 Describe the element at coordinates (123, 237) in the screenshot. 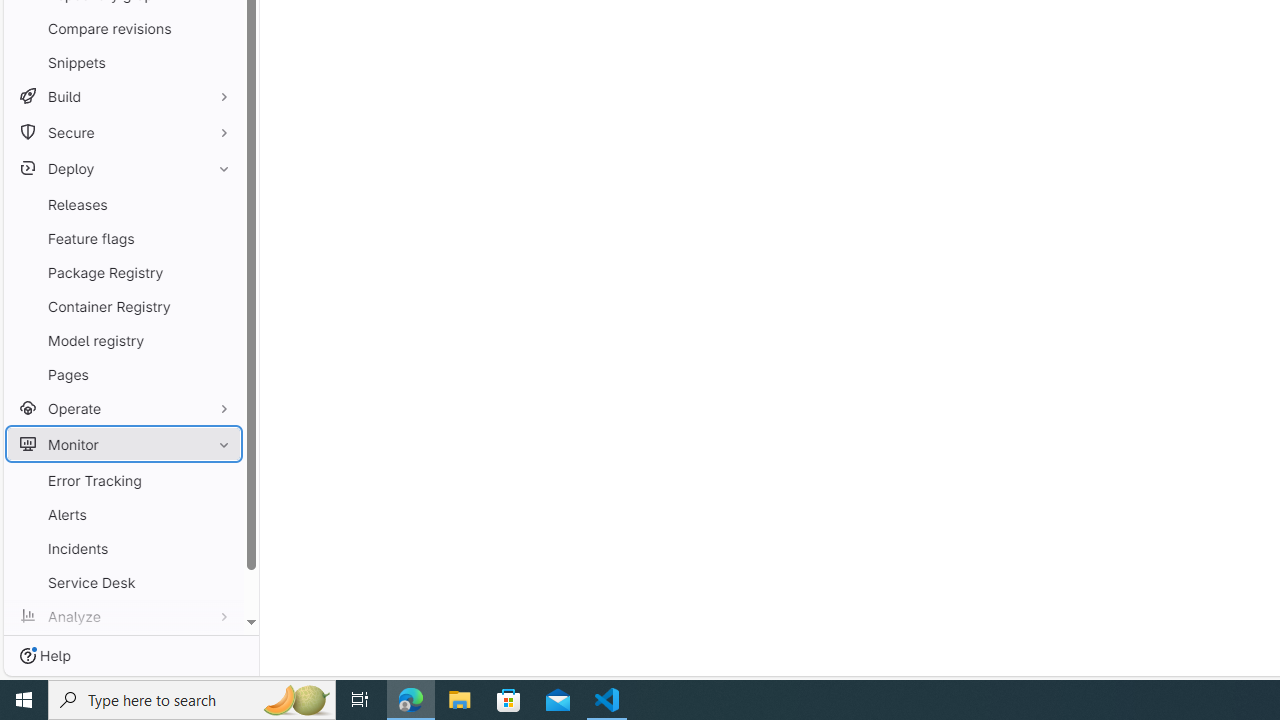

I see `'Feature flags'` at that location.